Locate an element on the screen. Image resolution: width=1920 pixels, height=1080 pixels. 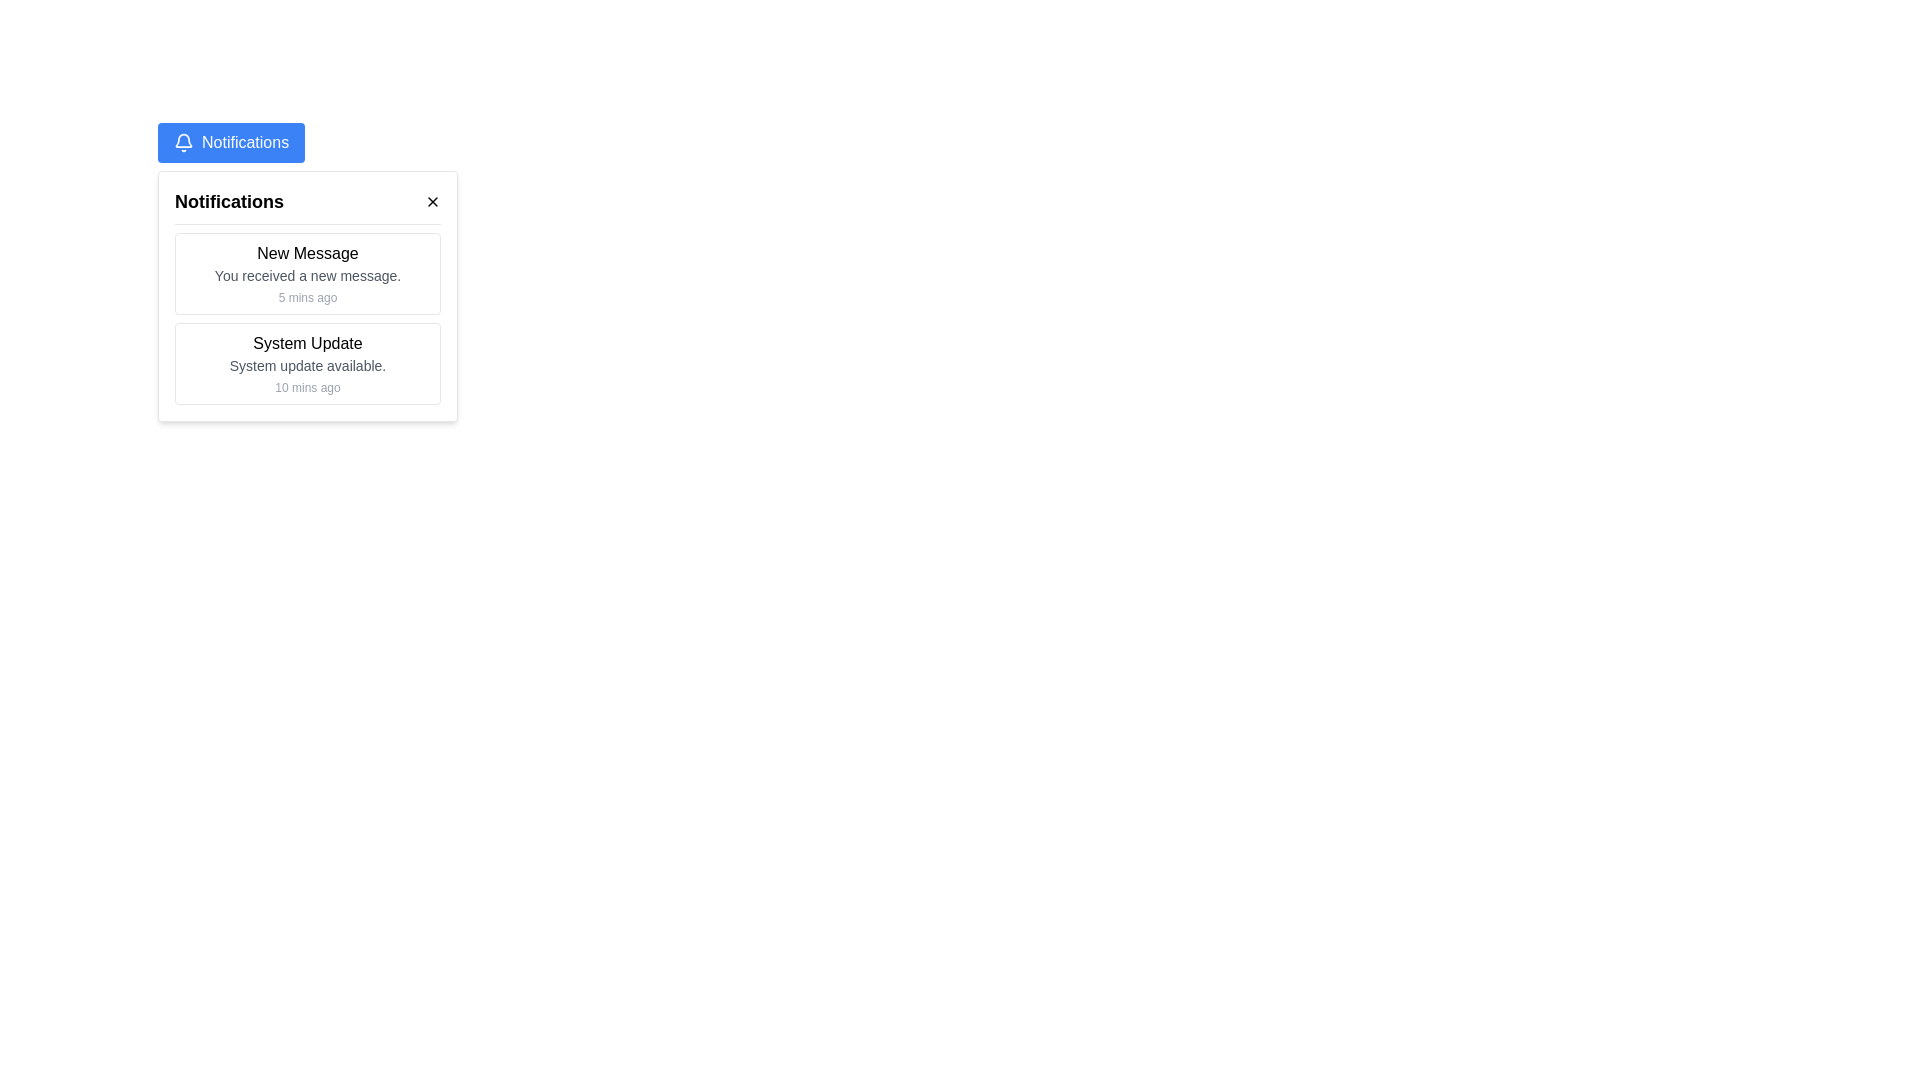
details about the first notification card in the notification dropdown panel, which contains information about a new message received is located at coordinates (306, 273).